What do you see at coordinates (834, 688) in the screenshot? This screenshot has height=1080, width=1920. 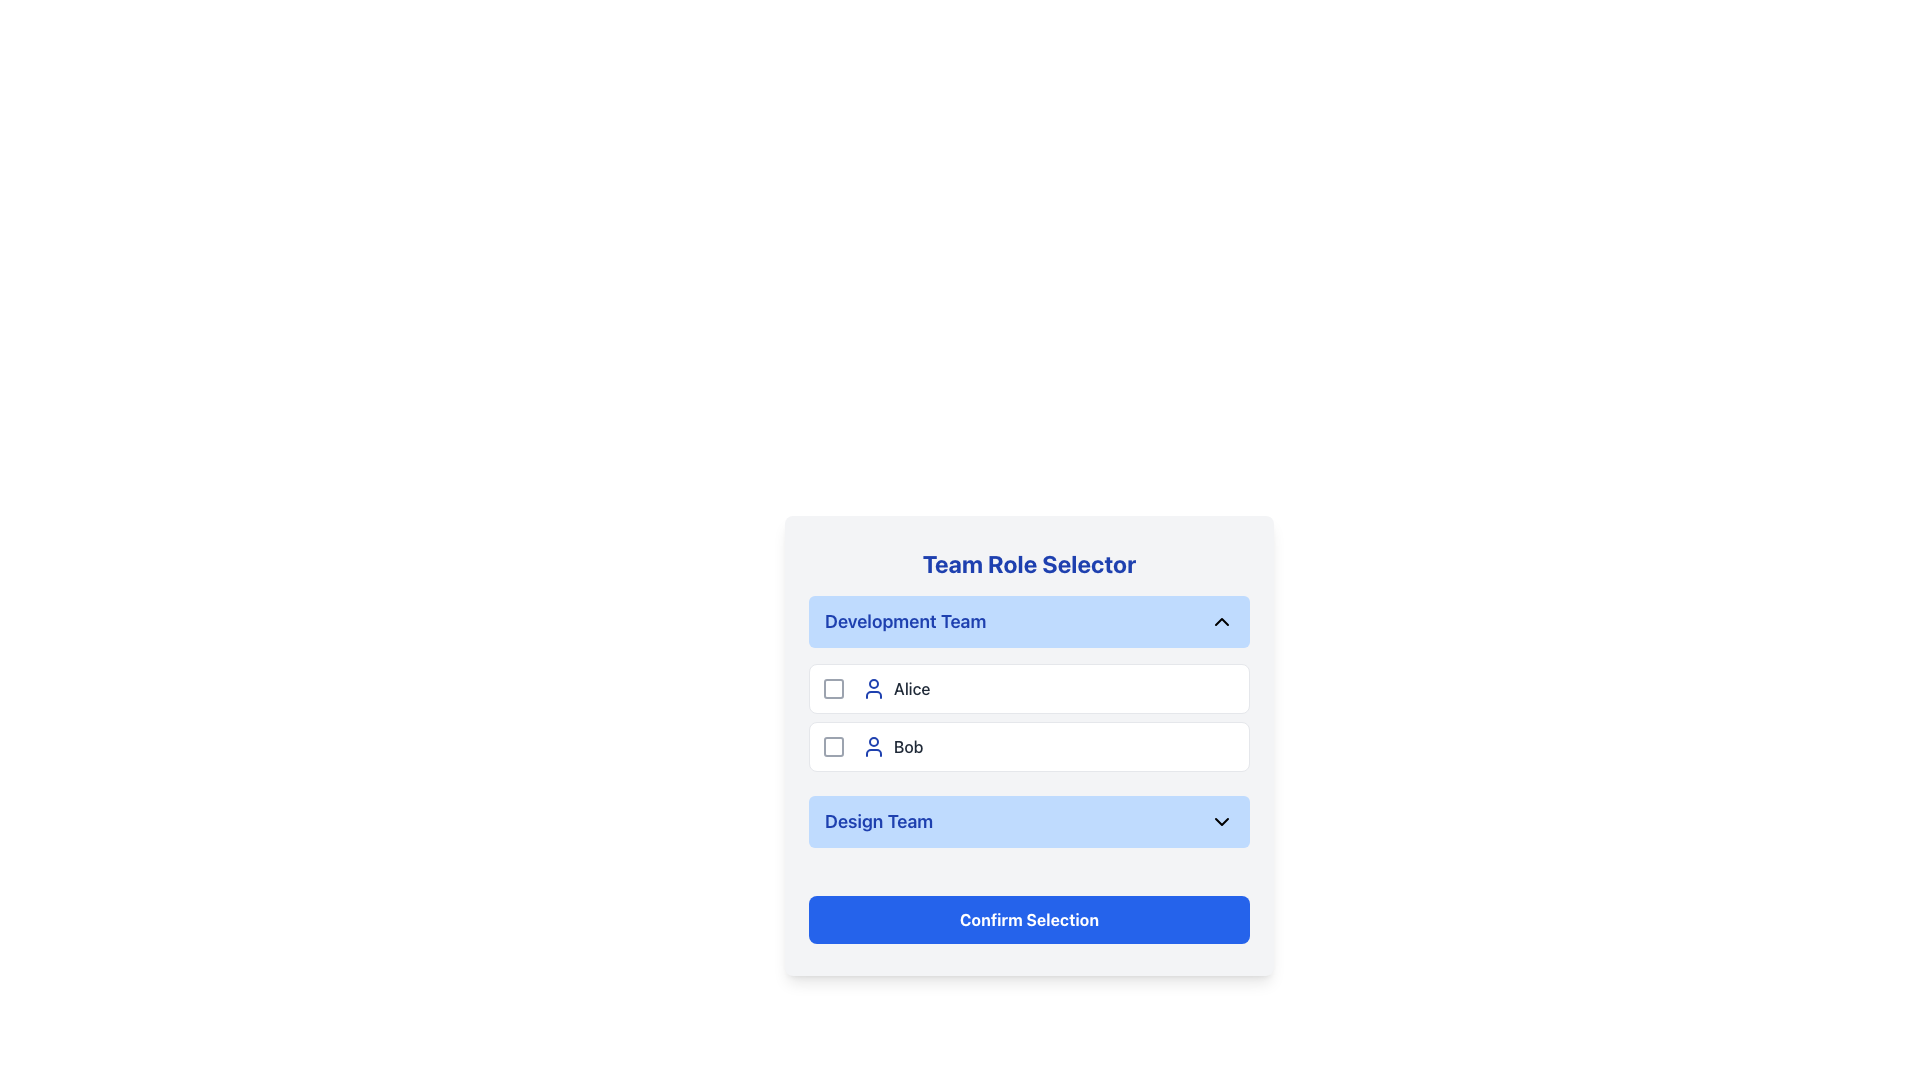 I see `the checkbox associated with the list item for 'Alice' to receive a visual response` at bounding box center [834, 688].